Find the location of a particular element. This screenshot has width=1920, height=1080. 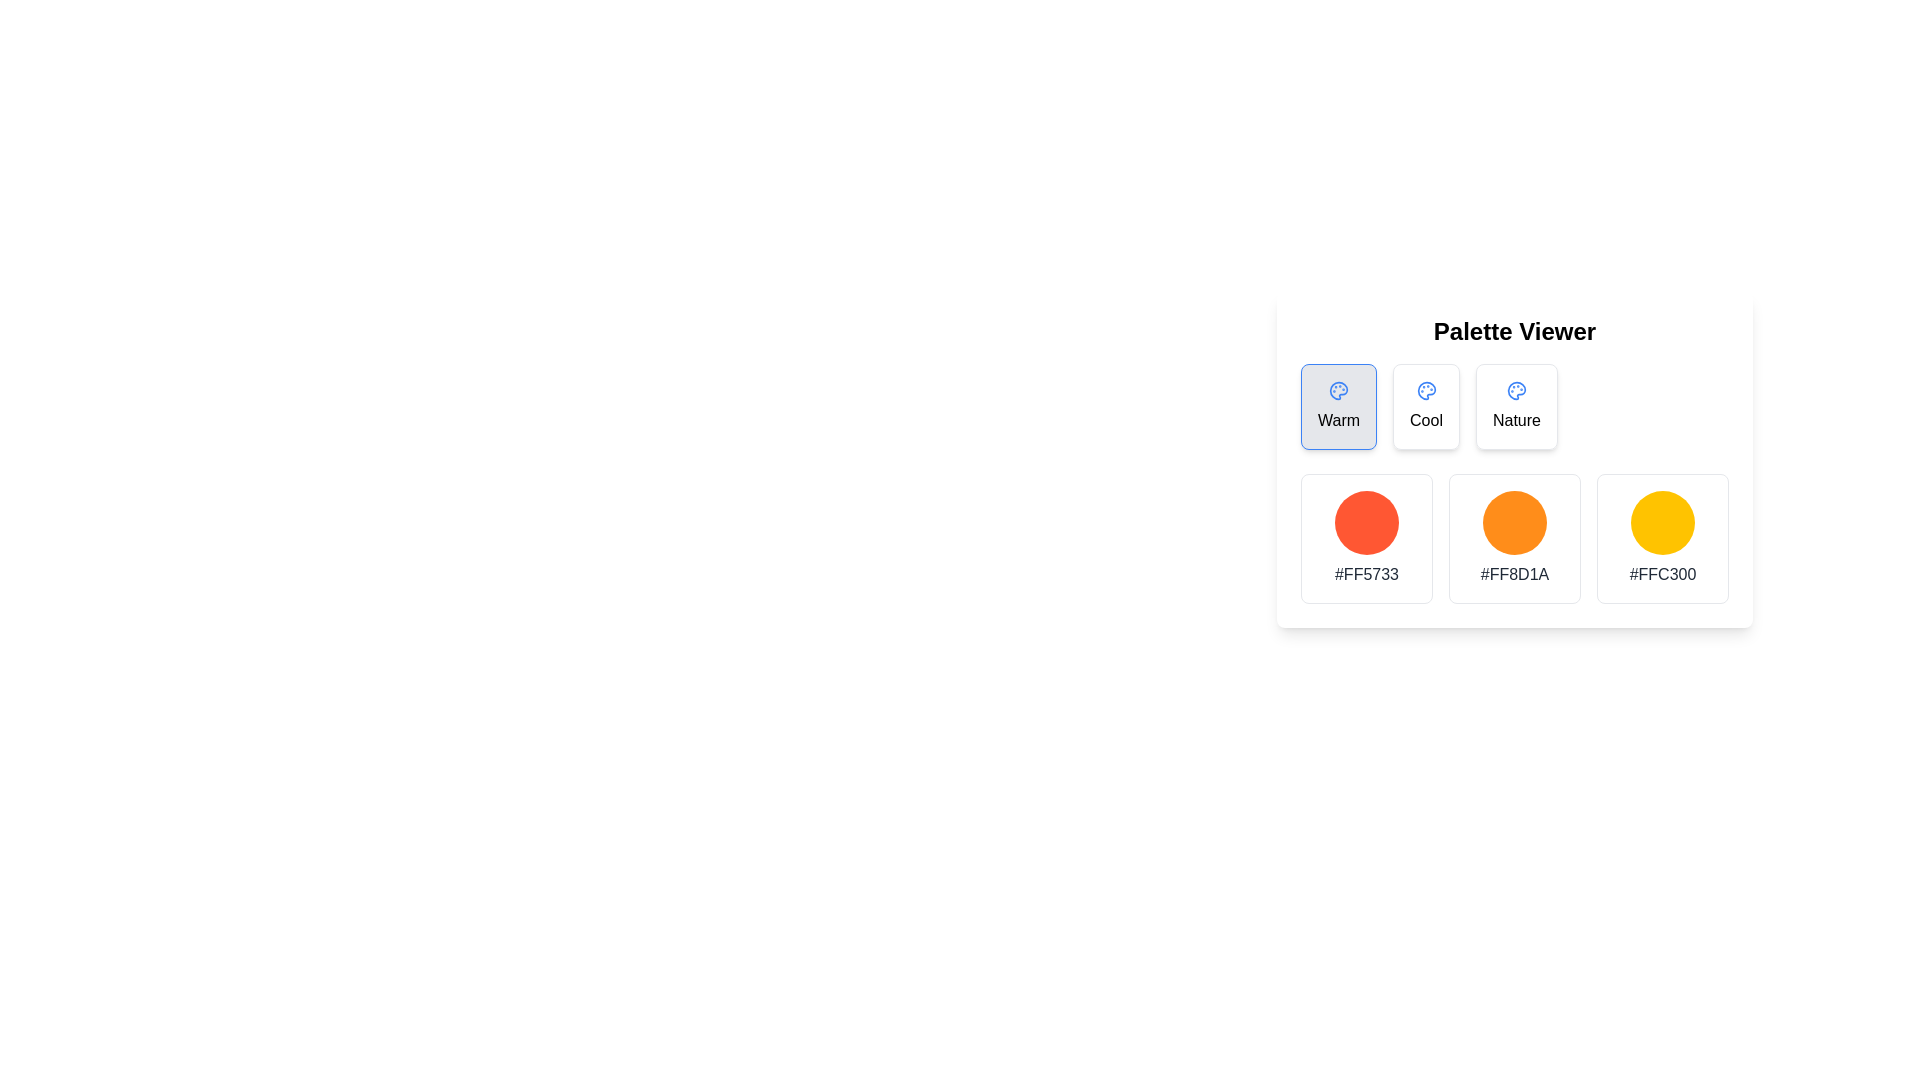

the 'Cool' theme icon in the Palette Viewer interface is located at coordinates (1425, 390).